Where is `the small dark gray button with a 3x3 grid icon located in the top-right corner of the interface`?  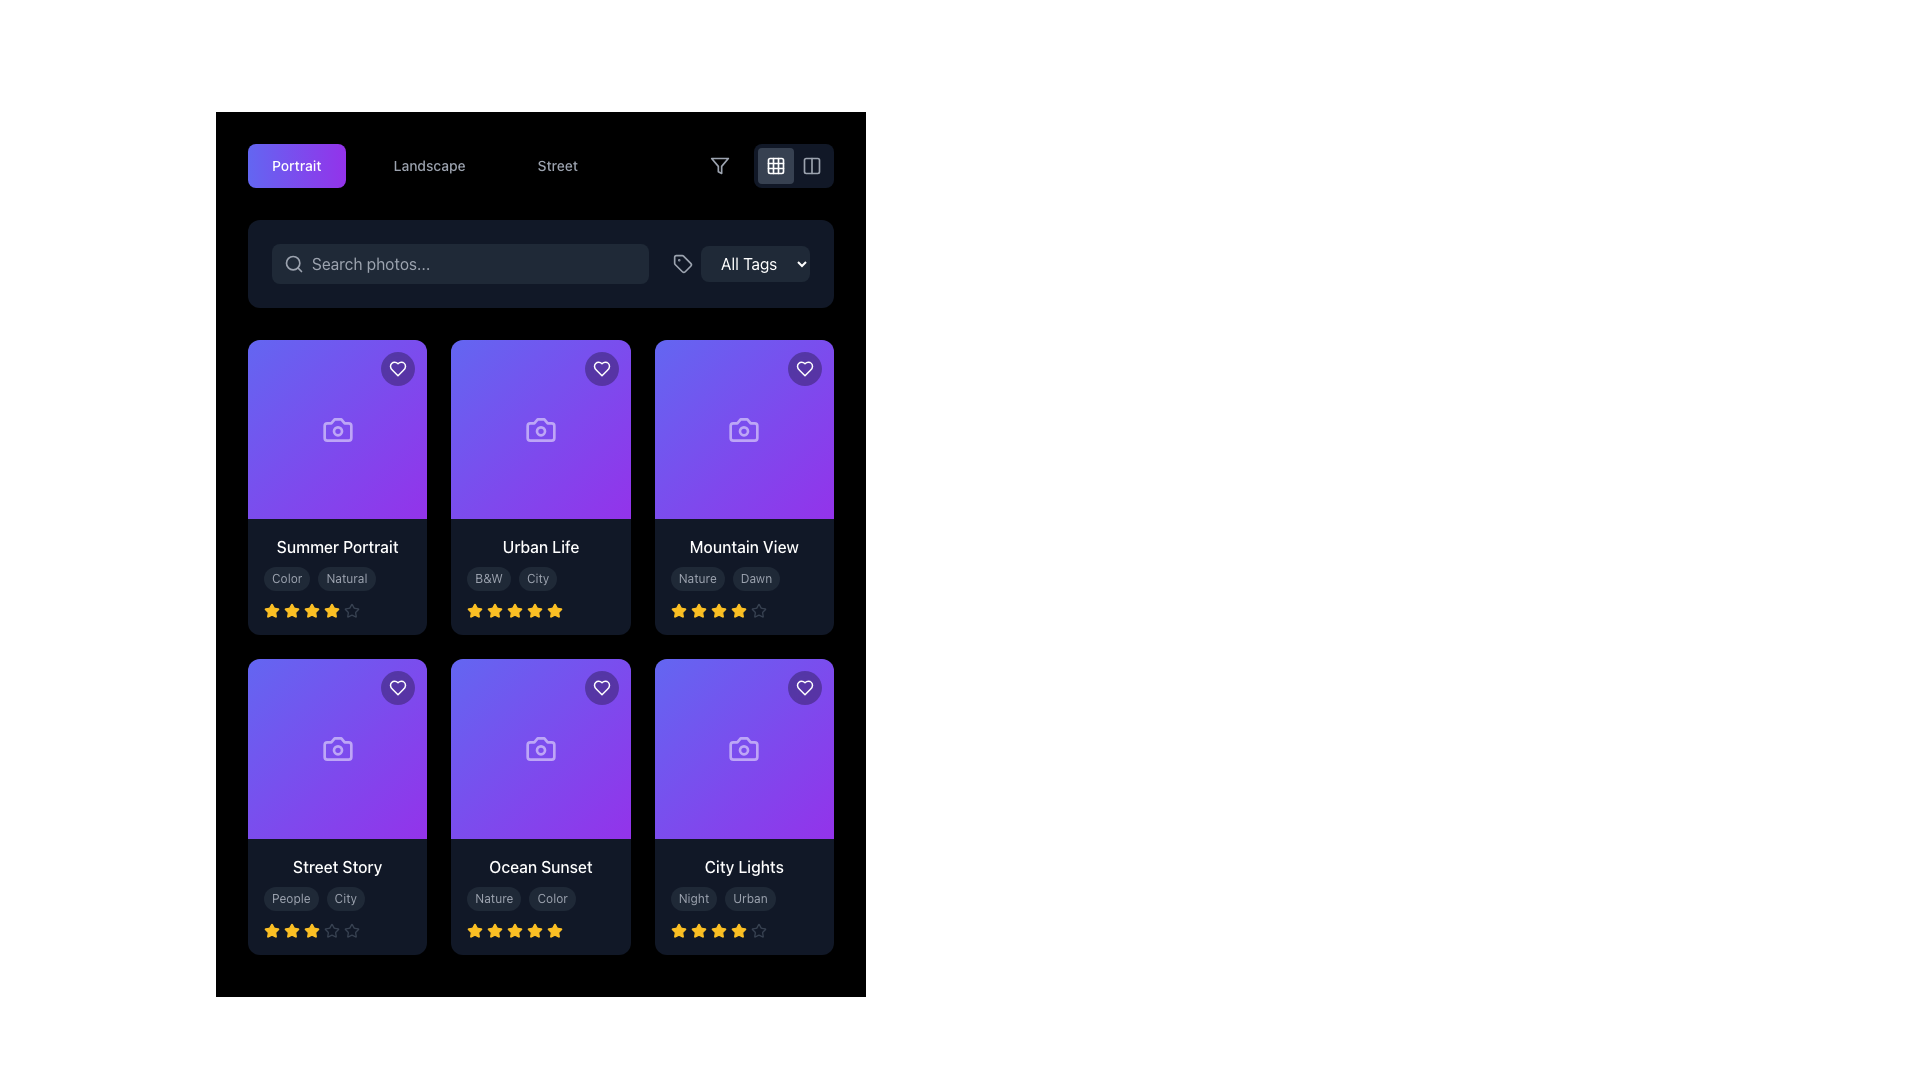
the small dark gray button with a 3x3 grid icon located in the top-right corner of the interface is located at coordinates (775, 164).